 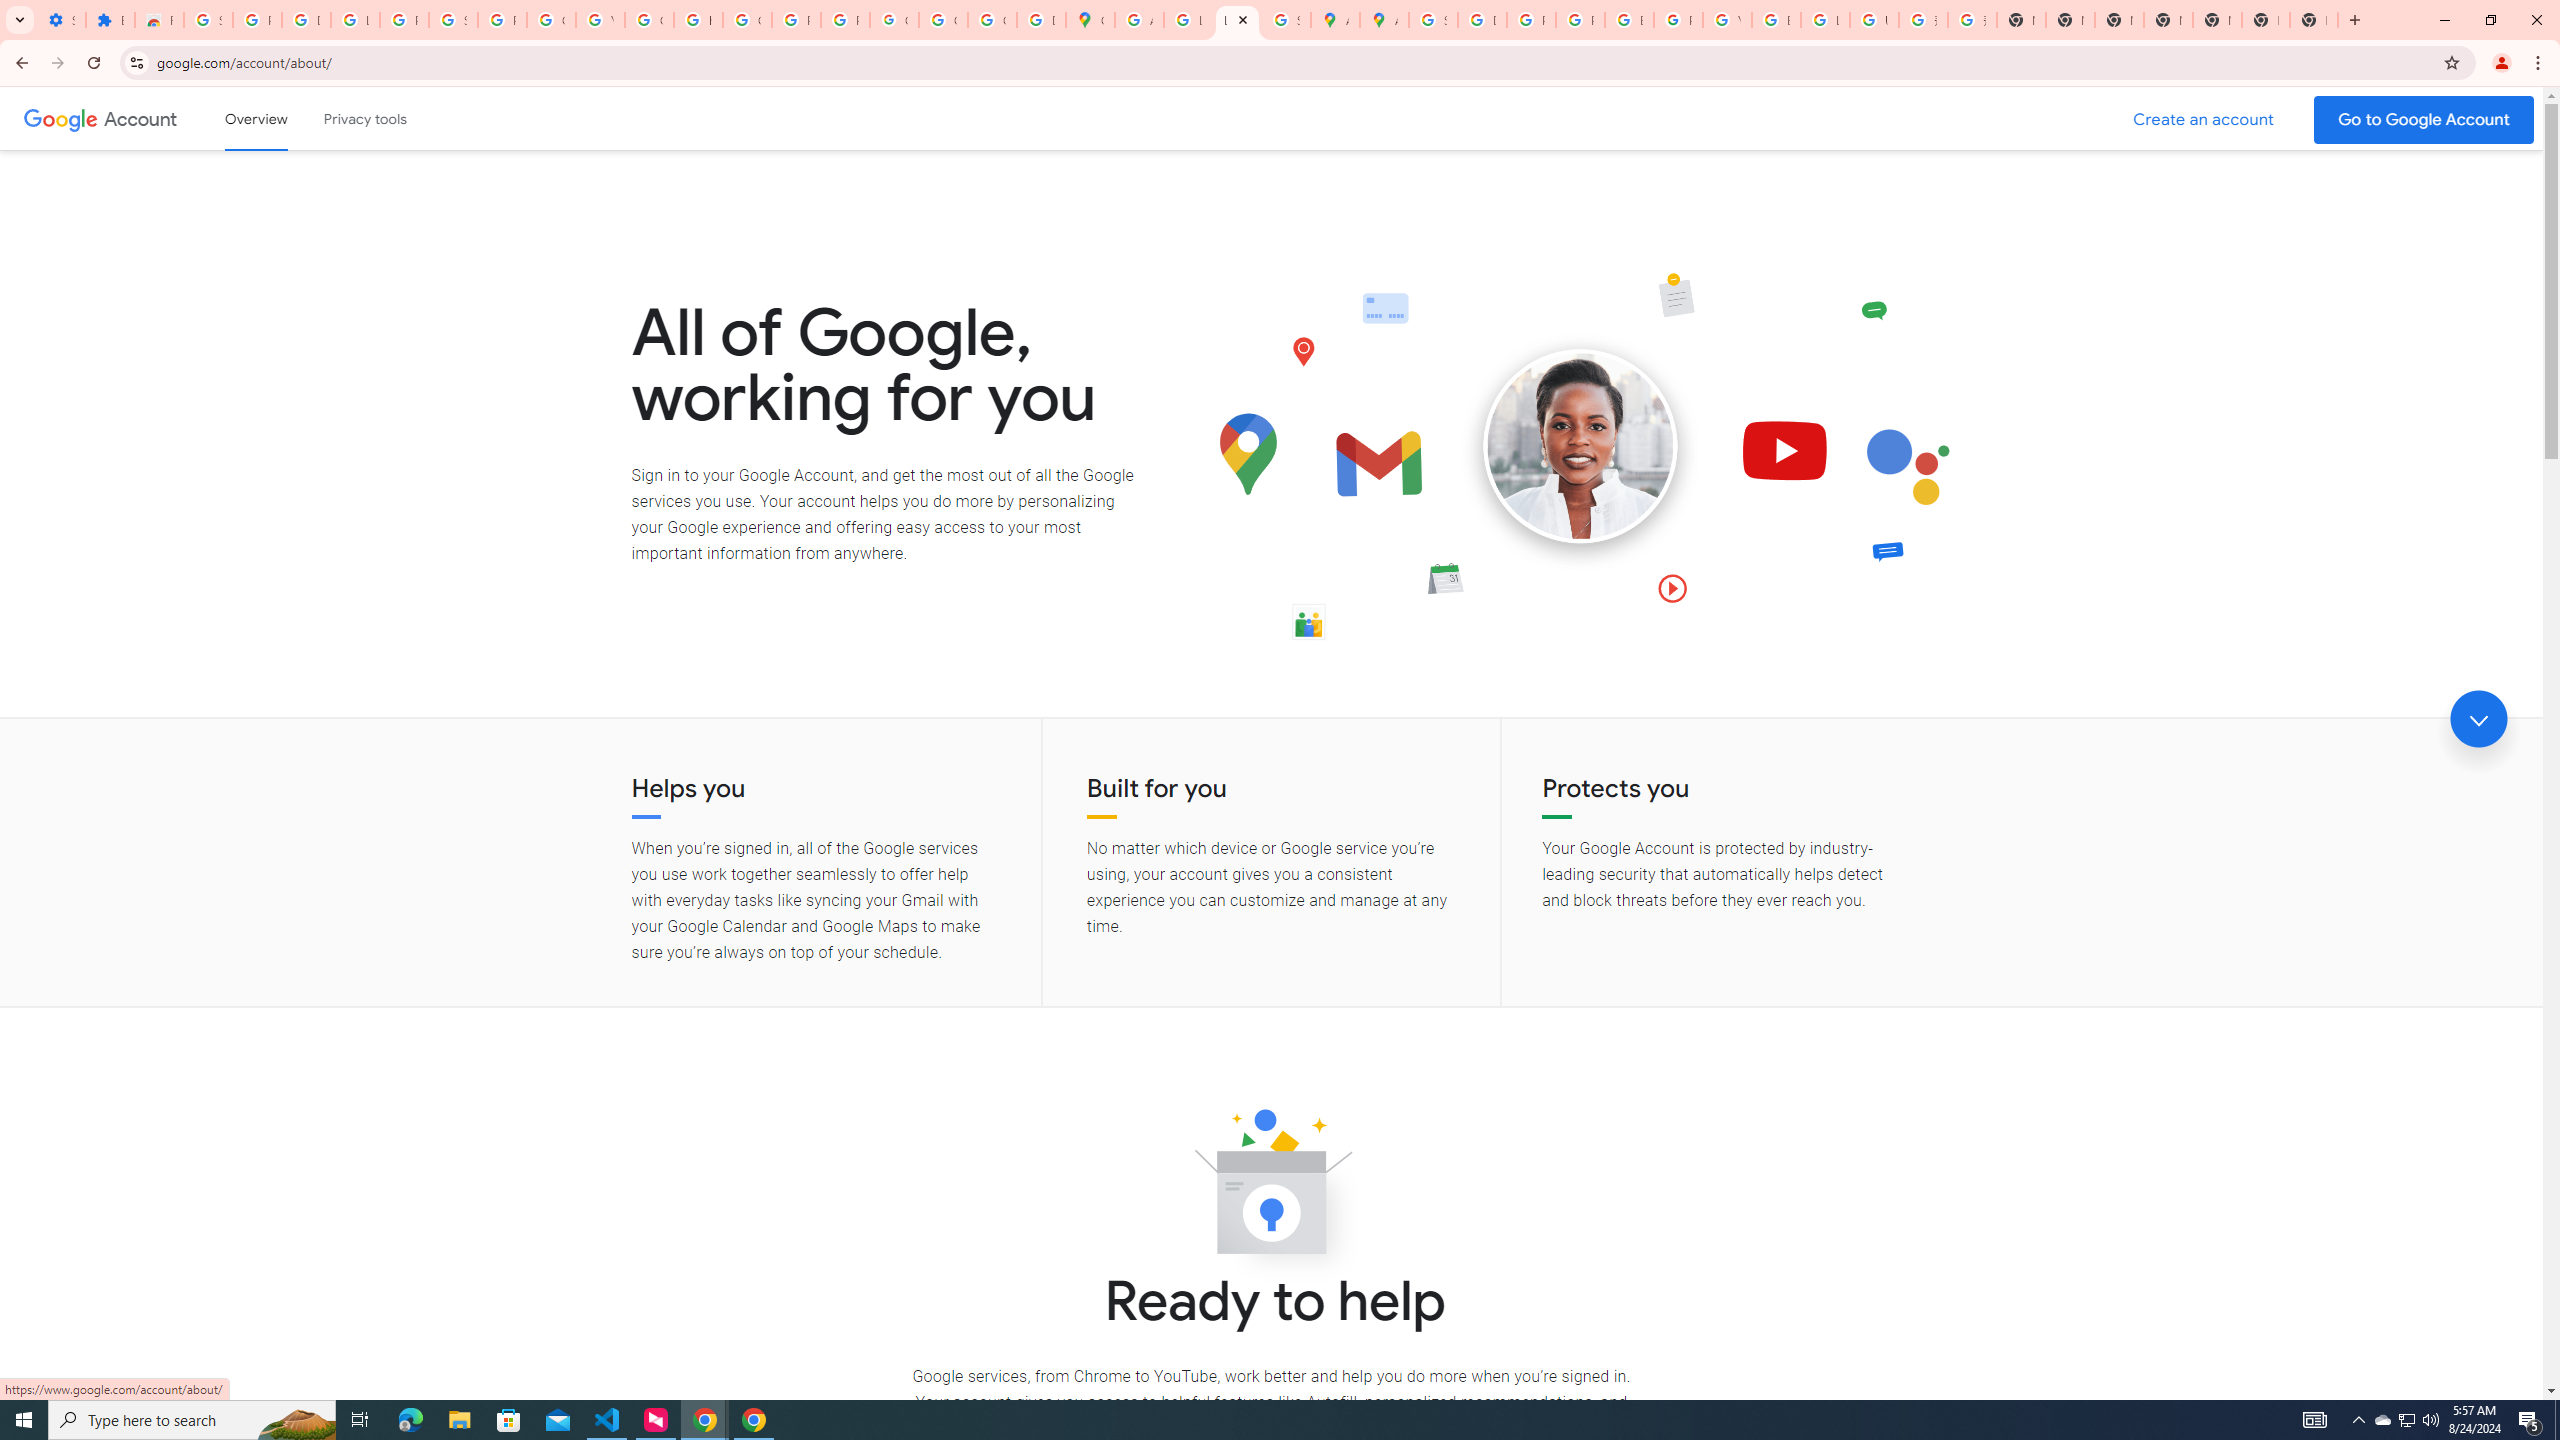 I want to click on 'Jump link', so click(x=2478, y=719).